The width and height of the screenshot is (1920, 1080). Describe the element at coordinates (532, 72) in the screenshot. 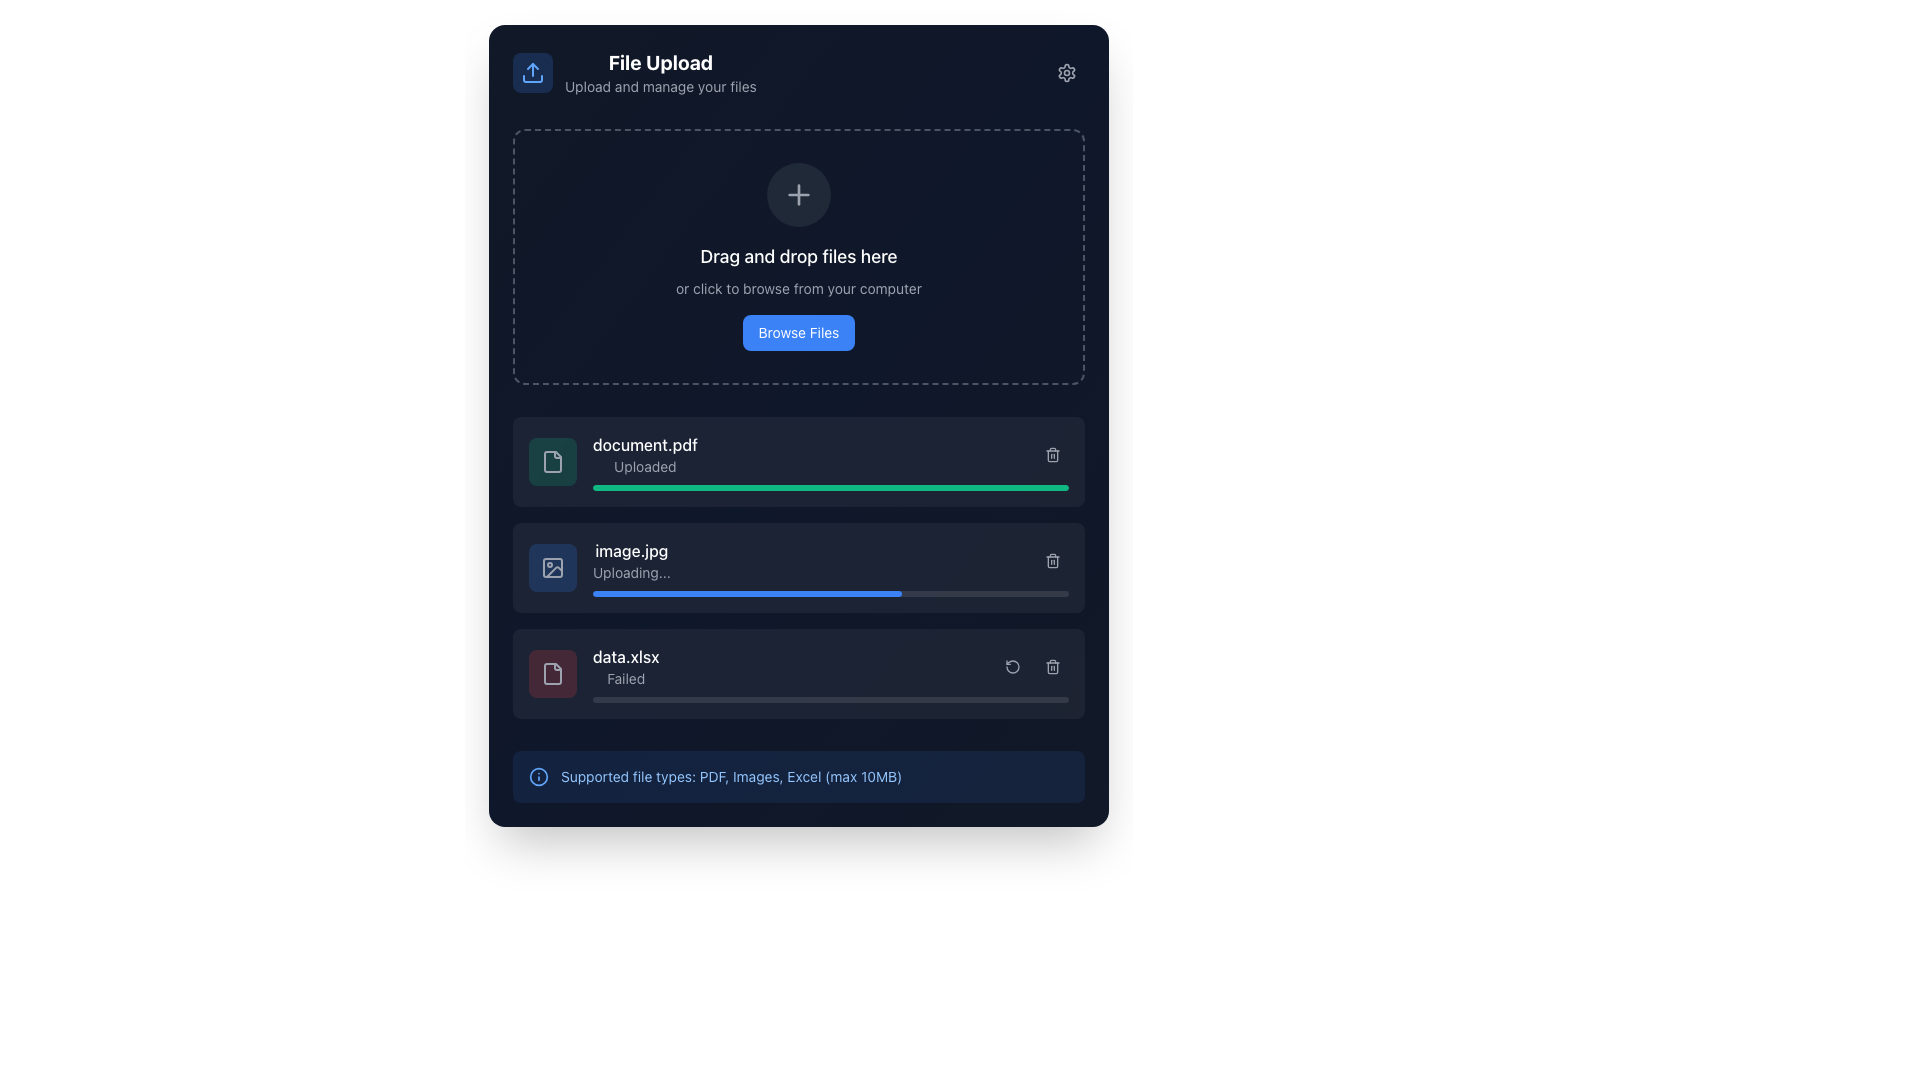

I see `the upload icon located inside a rounded button with a blue background, positioned at the top-left corner of the interface next to the 'File Upload' text` at that location.